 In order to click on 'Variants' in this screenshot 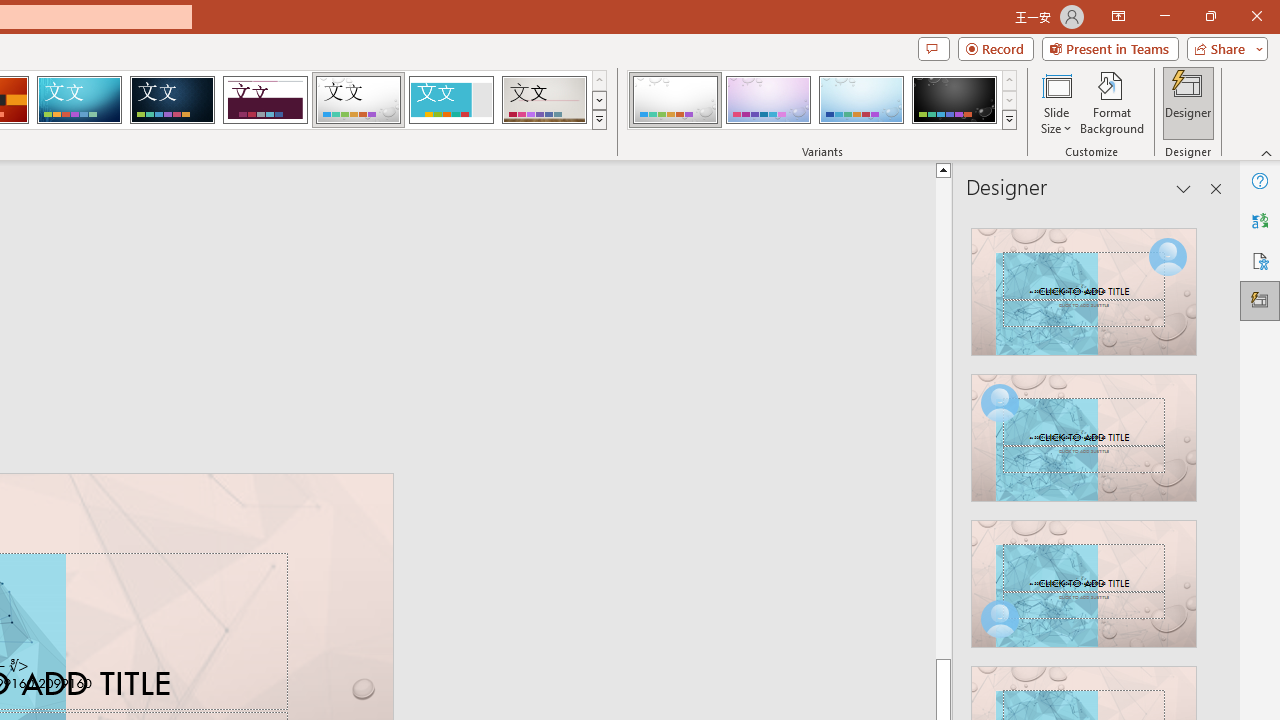, I will do `click(1009, 120)`.